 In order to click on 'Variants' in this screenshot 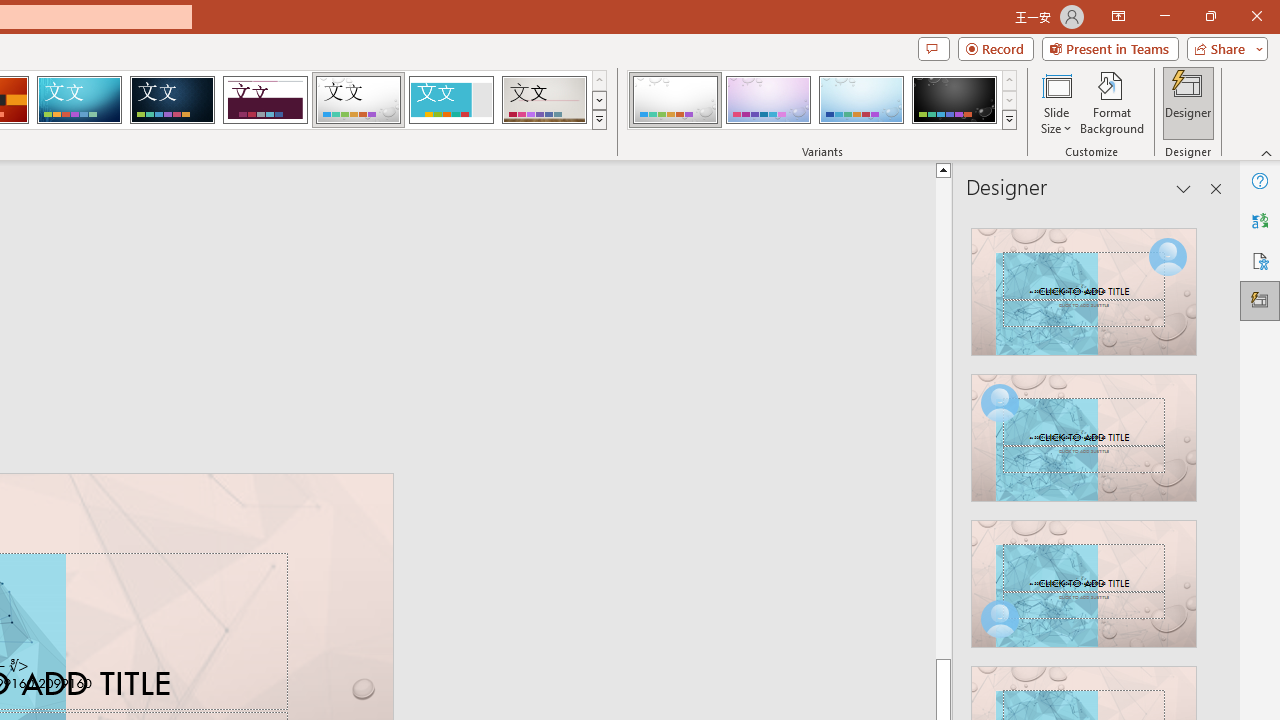, I will do `click(1009, 120)`.